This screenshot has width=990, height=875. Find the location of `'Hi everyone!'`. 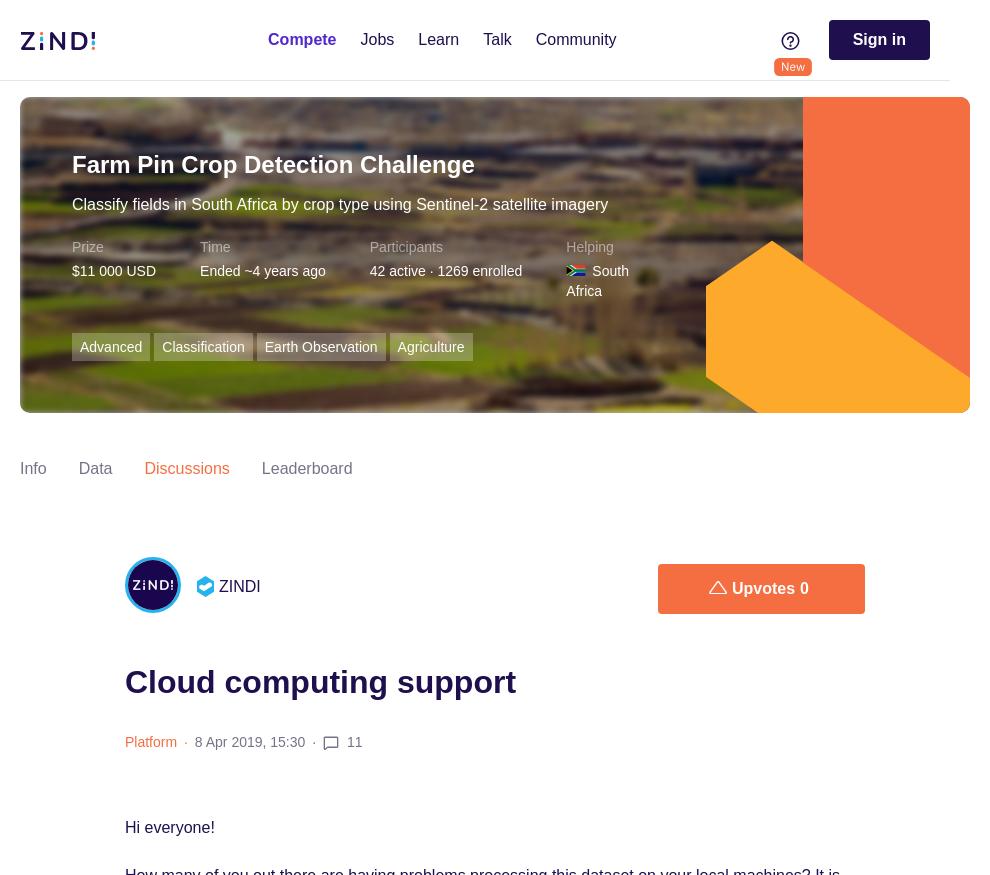

'Hi everyone!' is located at coordinates (169, 827).